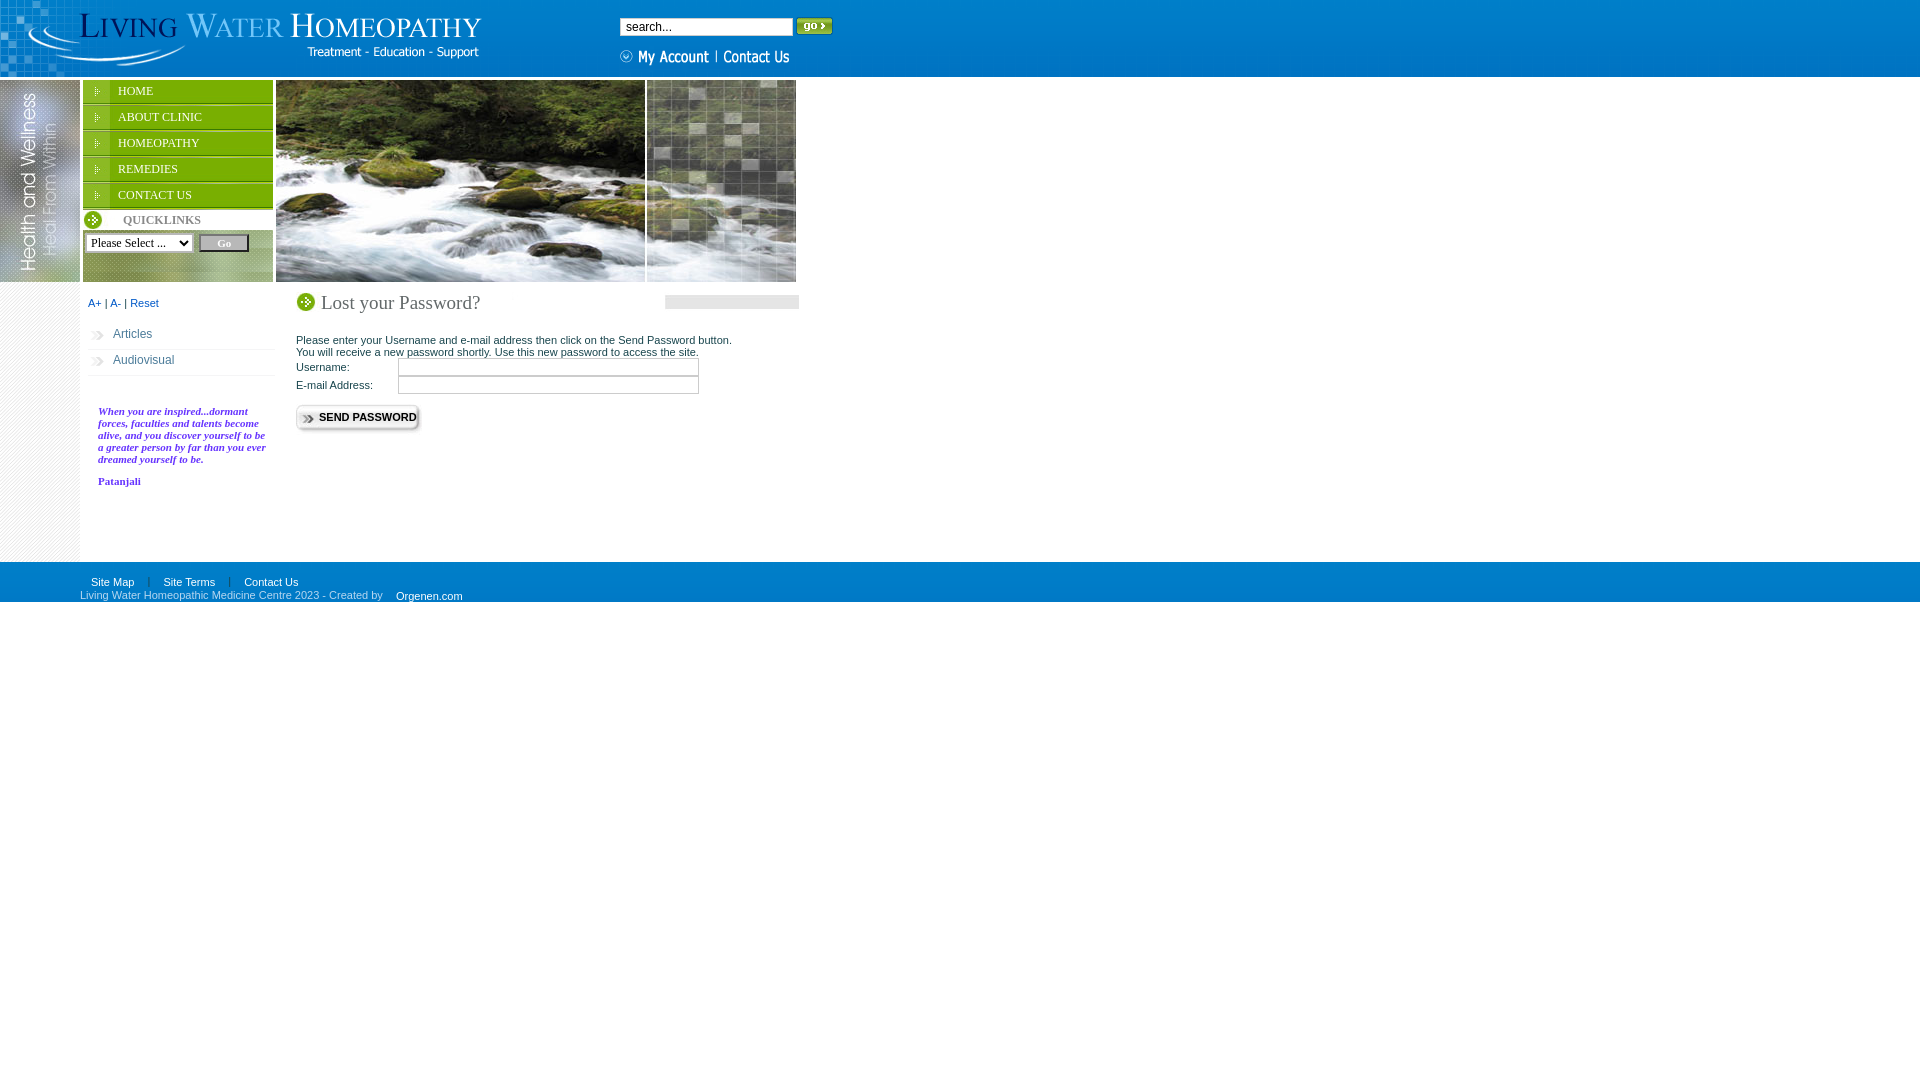 This screenshot has height=1080, width=1920. What do you see at coordinates (86, 362) in the screenshot?
I see `'Audiovisual'` at bounding box center [86, 362].